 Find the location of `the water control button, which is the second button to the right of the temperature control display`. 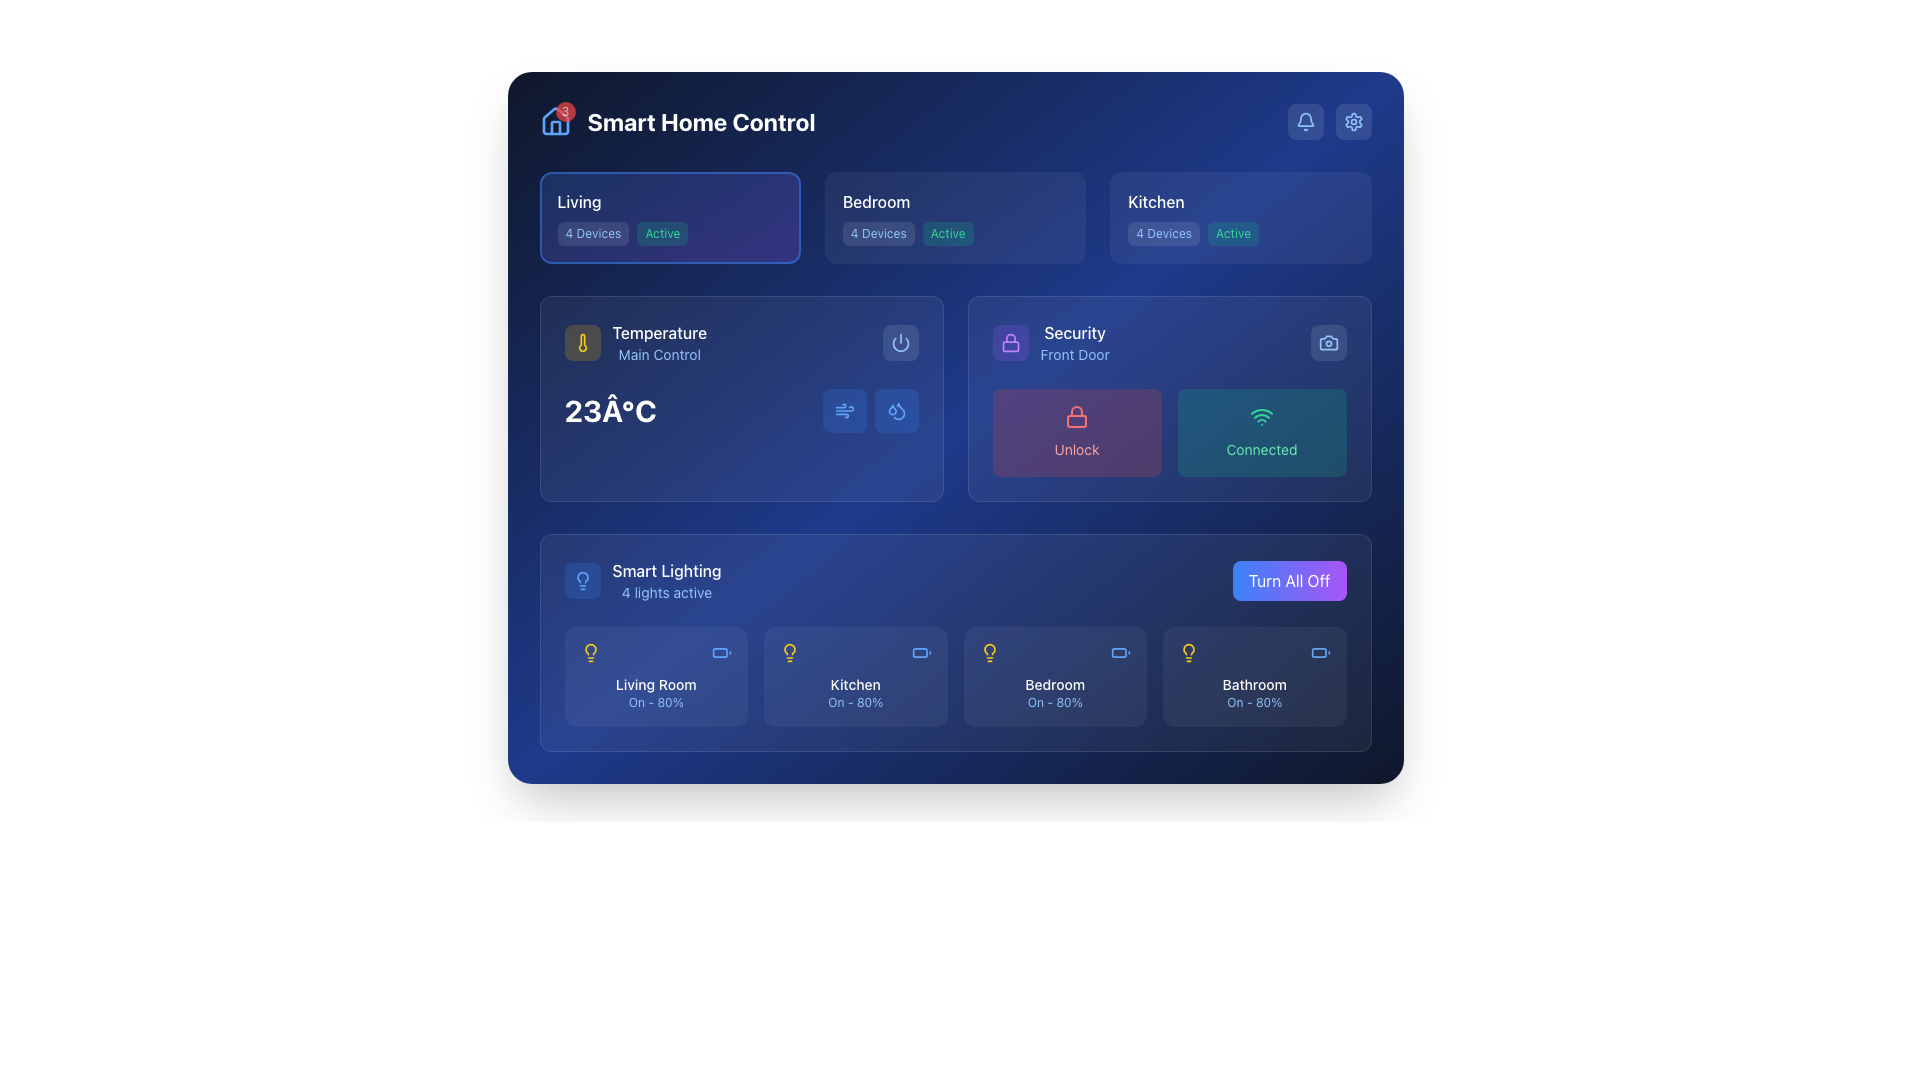

the water control button, which is the second button to the right of the temperature control display is located at coordinates (895, 410).